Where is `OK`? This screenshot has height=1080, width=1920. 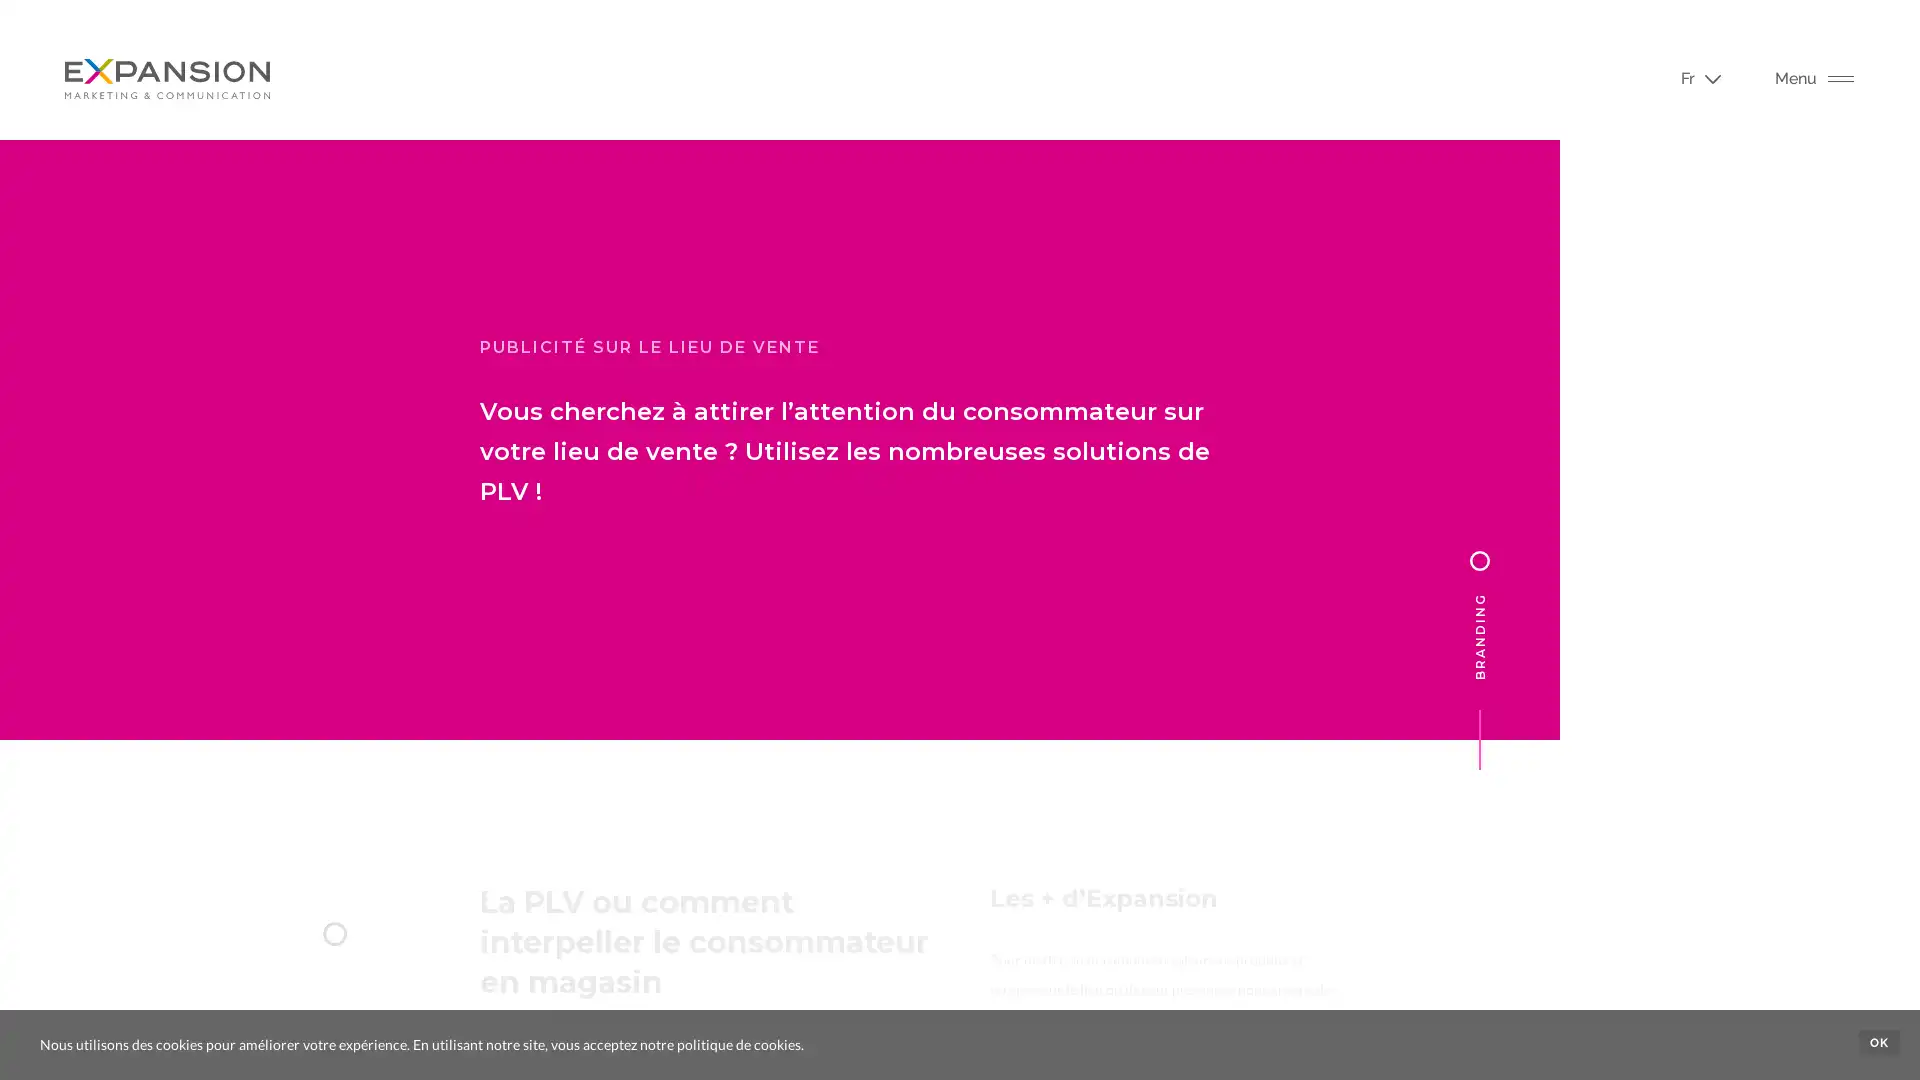 OK is located at coordinates (1878, 1041).